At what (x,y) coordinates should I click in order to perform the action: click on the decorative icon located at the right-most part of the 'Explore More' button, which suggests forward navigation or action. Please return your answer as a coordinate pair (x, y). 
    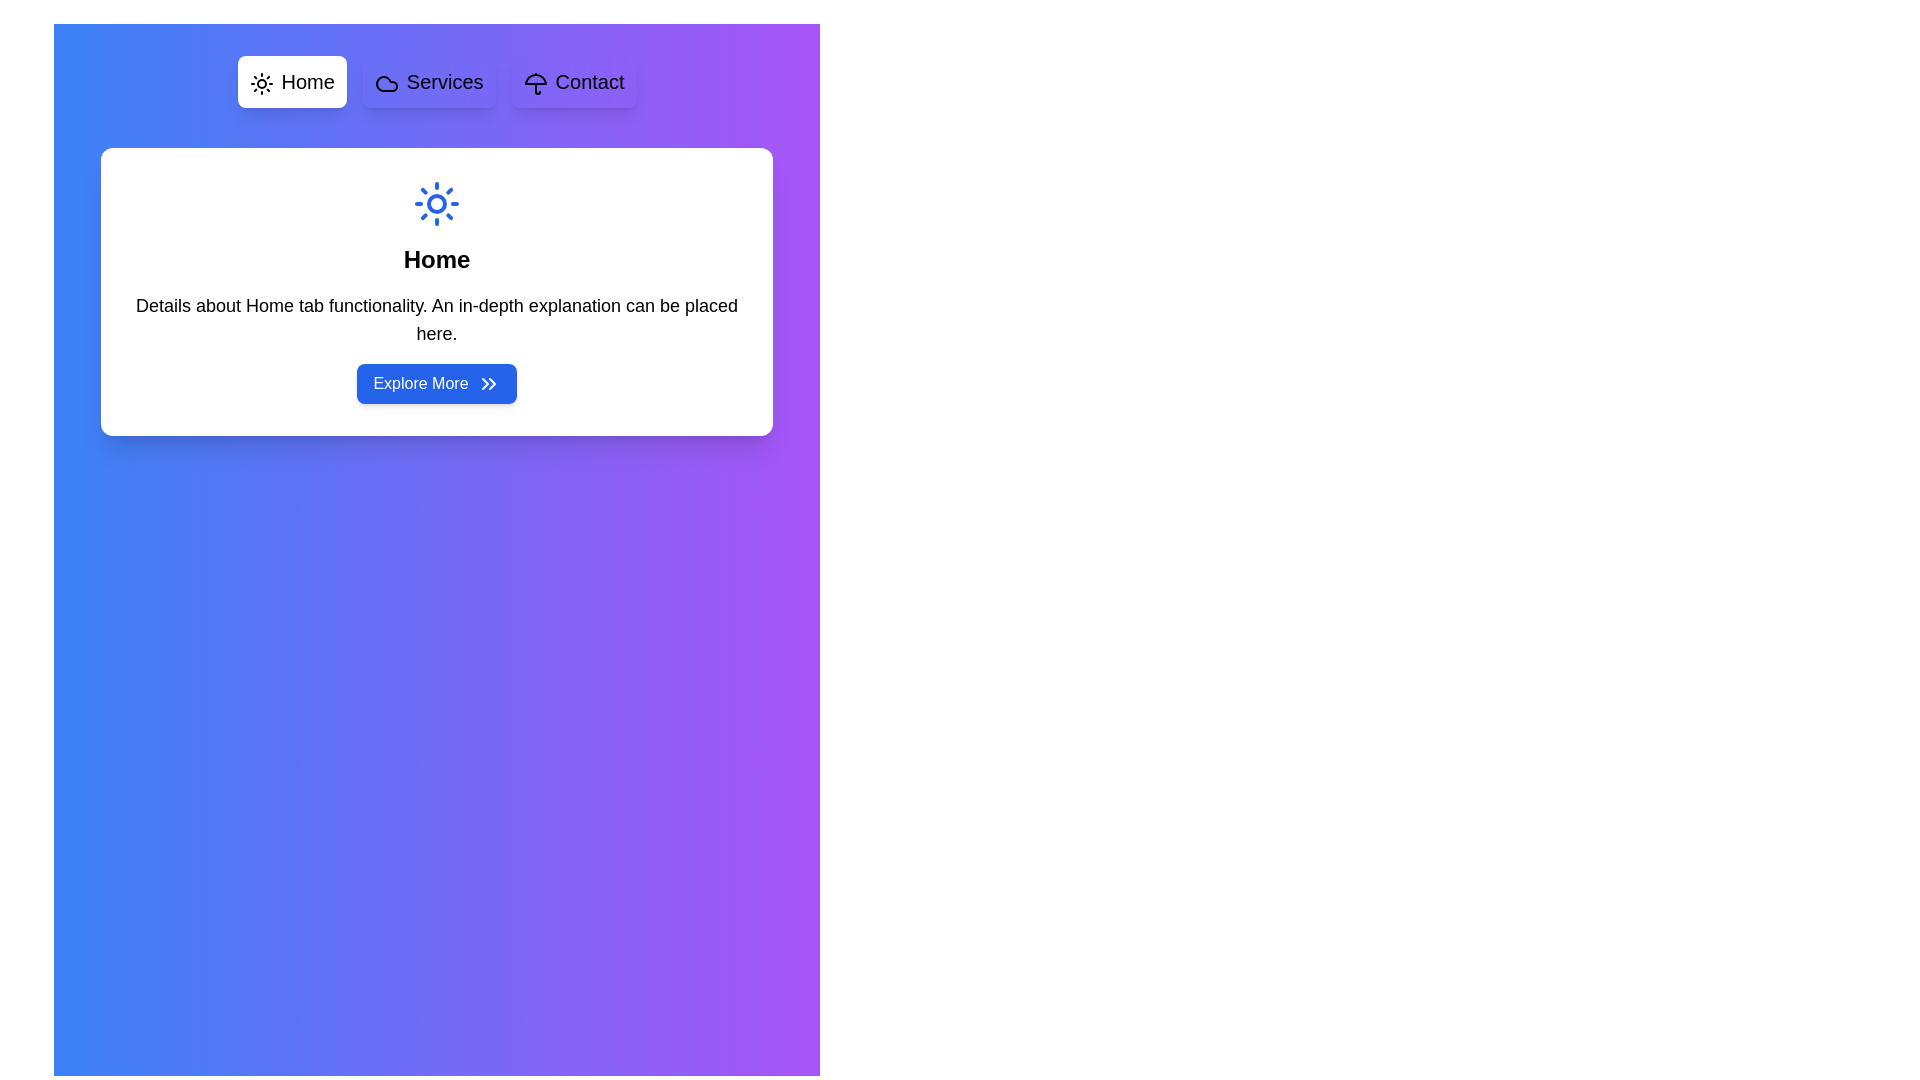
    Looking at the image, I should click on (488, 384).